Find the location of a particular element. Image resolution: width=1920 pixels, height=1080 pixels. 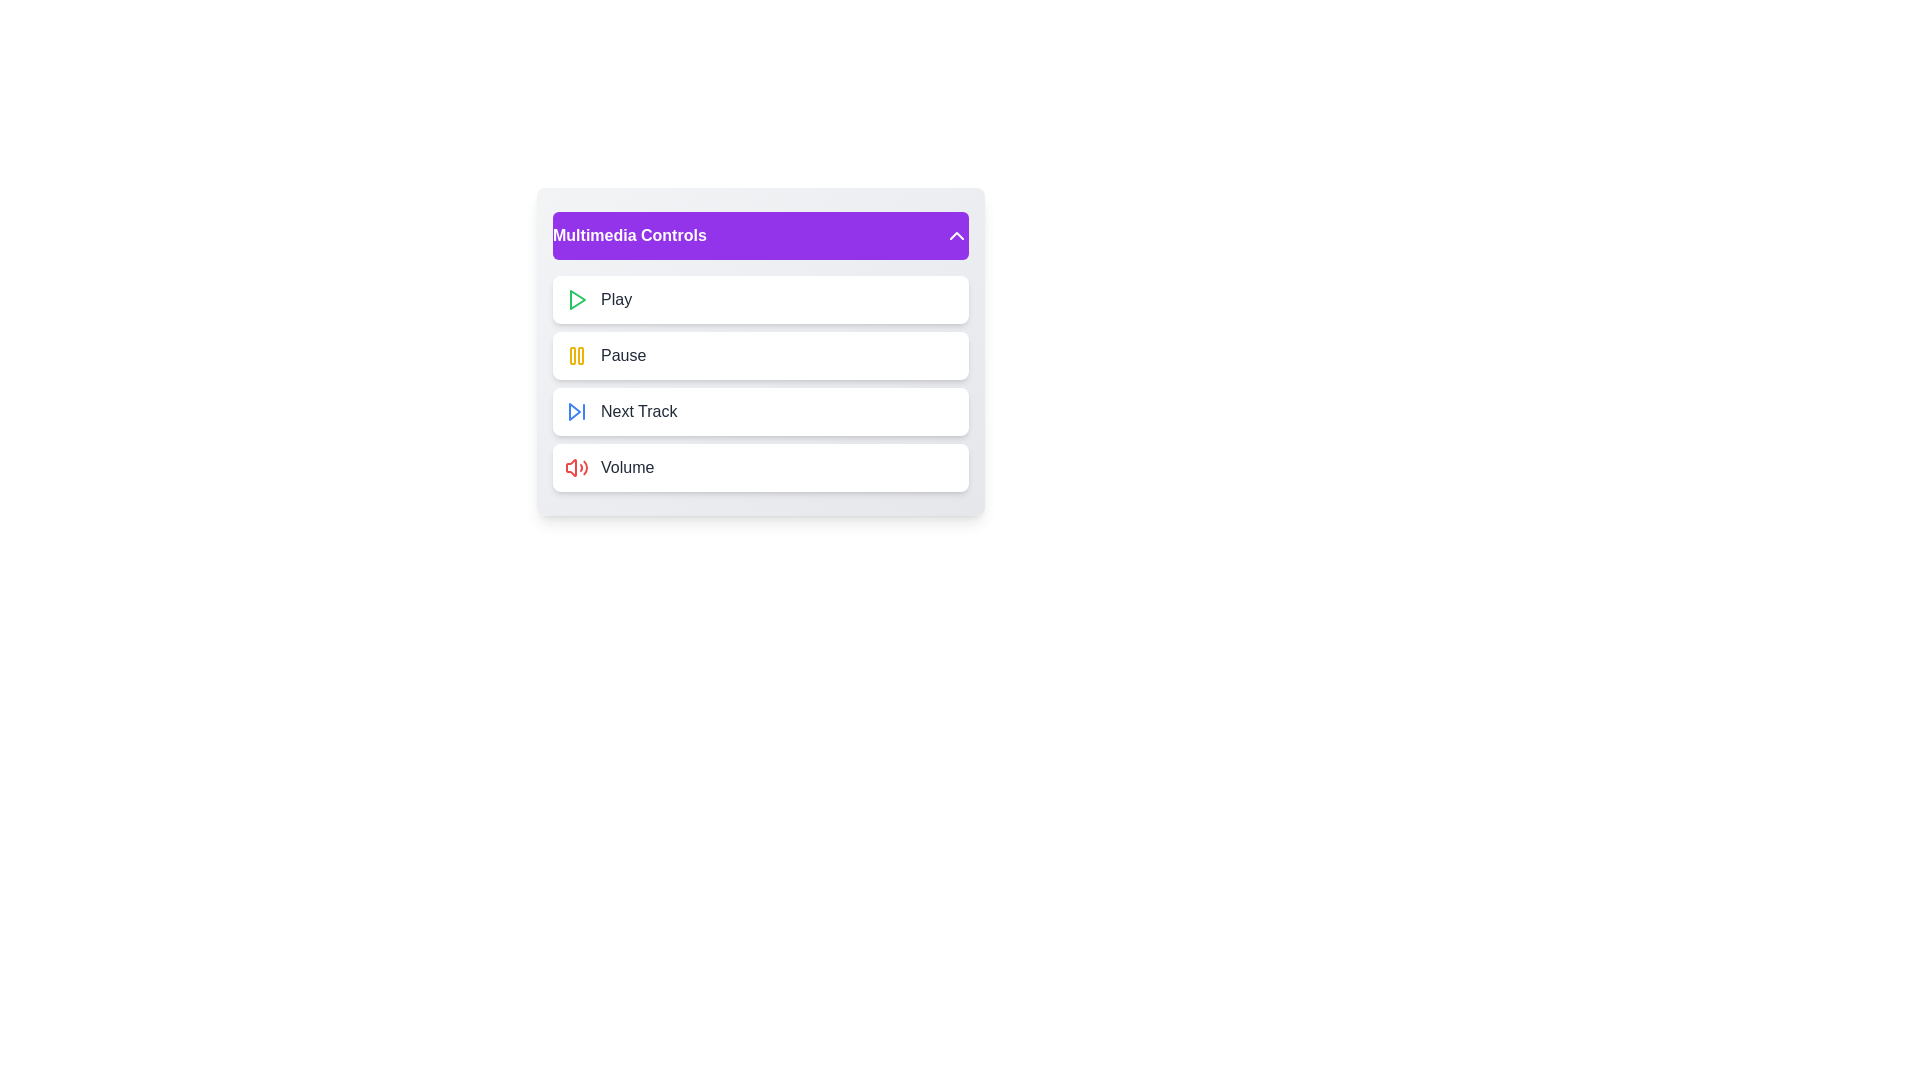

the second button in the 'Multimedia Controls' panel is located at coordinates (760, 350).